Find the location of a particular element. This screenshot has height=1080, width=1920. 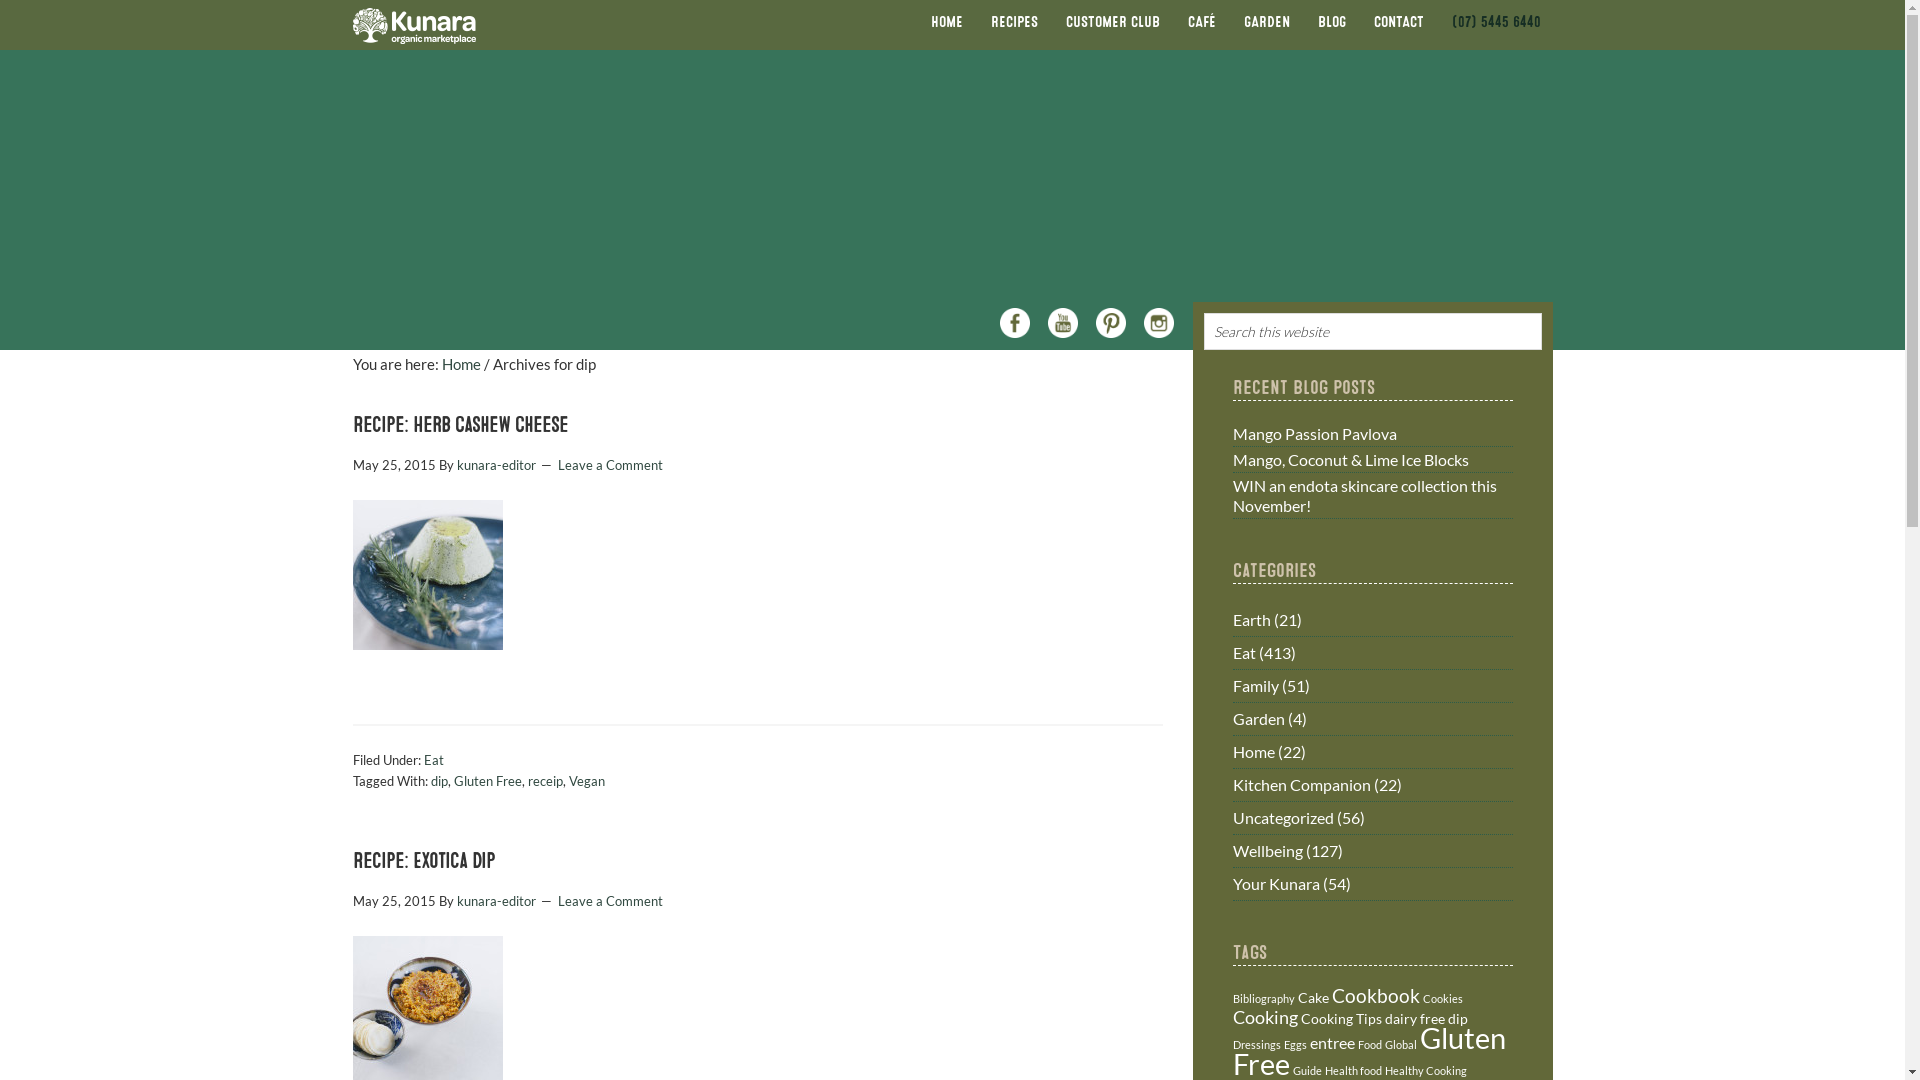

'Dressings' is located at coordinates (1255, 1043).